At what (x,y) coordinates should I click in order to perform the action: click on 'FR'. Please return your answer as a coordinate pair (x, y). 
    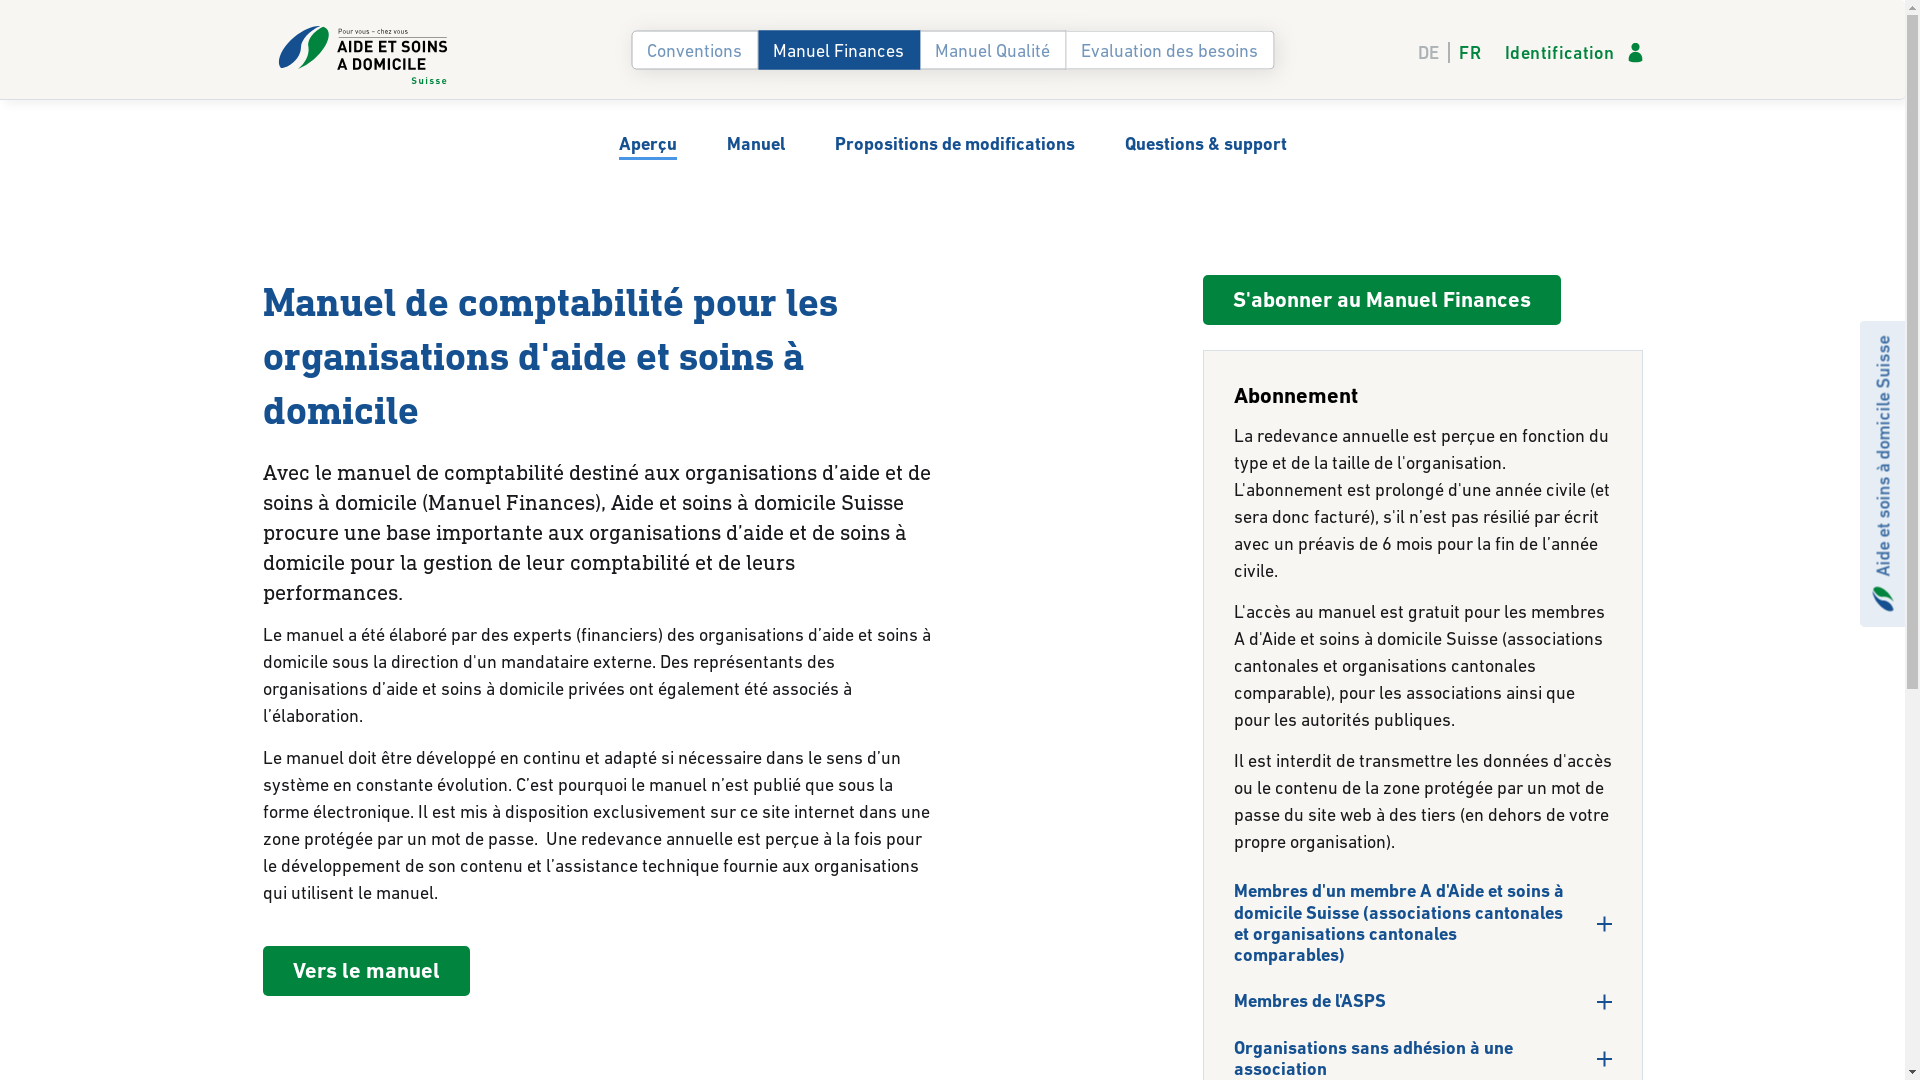
    Looking at the image, I should click on (1465, 51).